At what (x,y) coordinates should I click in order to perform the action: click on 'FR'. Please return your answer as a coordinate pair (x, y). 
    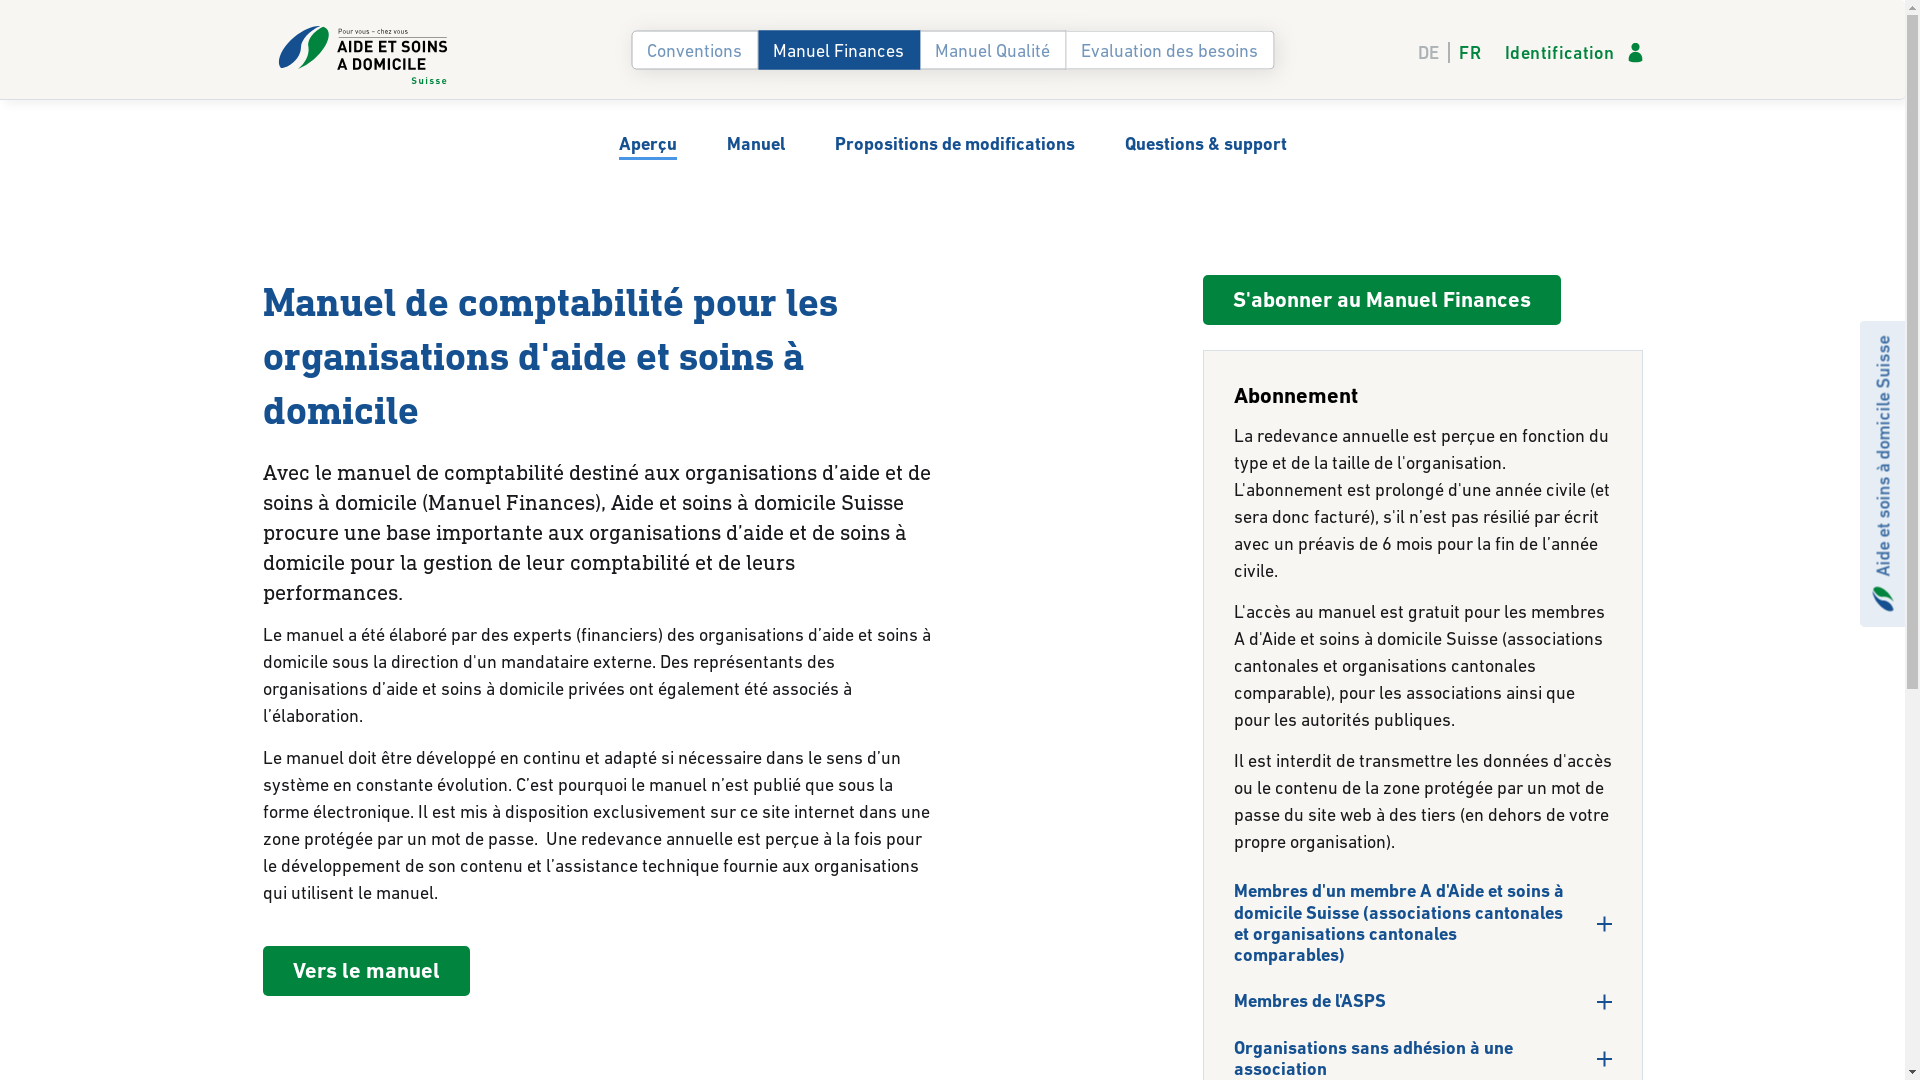
    Looking at the image, I should click on (1465, 51).